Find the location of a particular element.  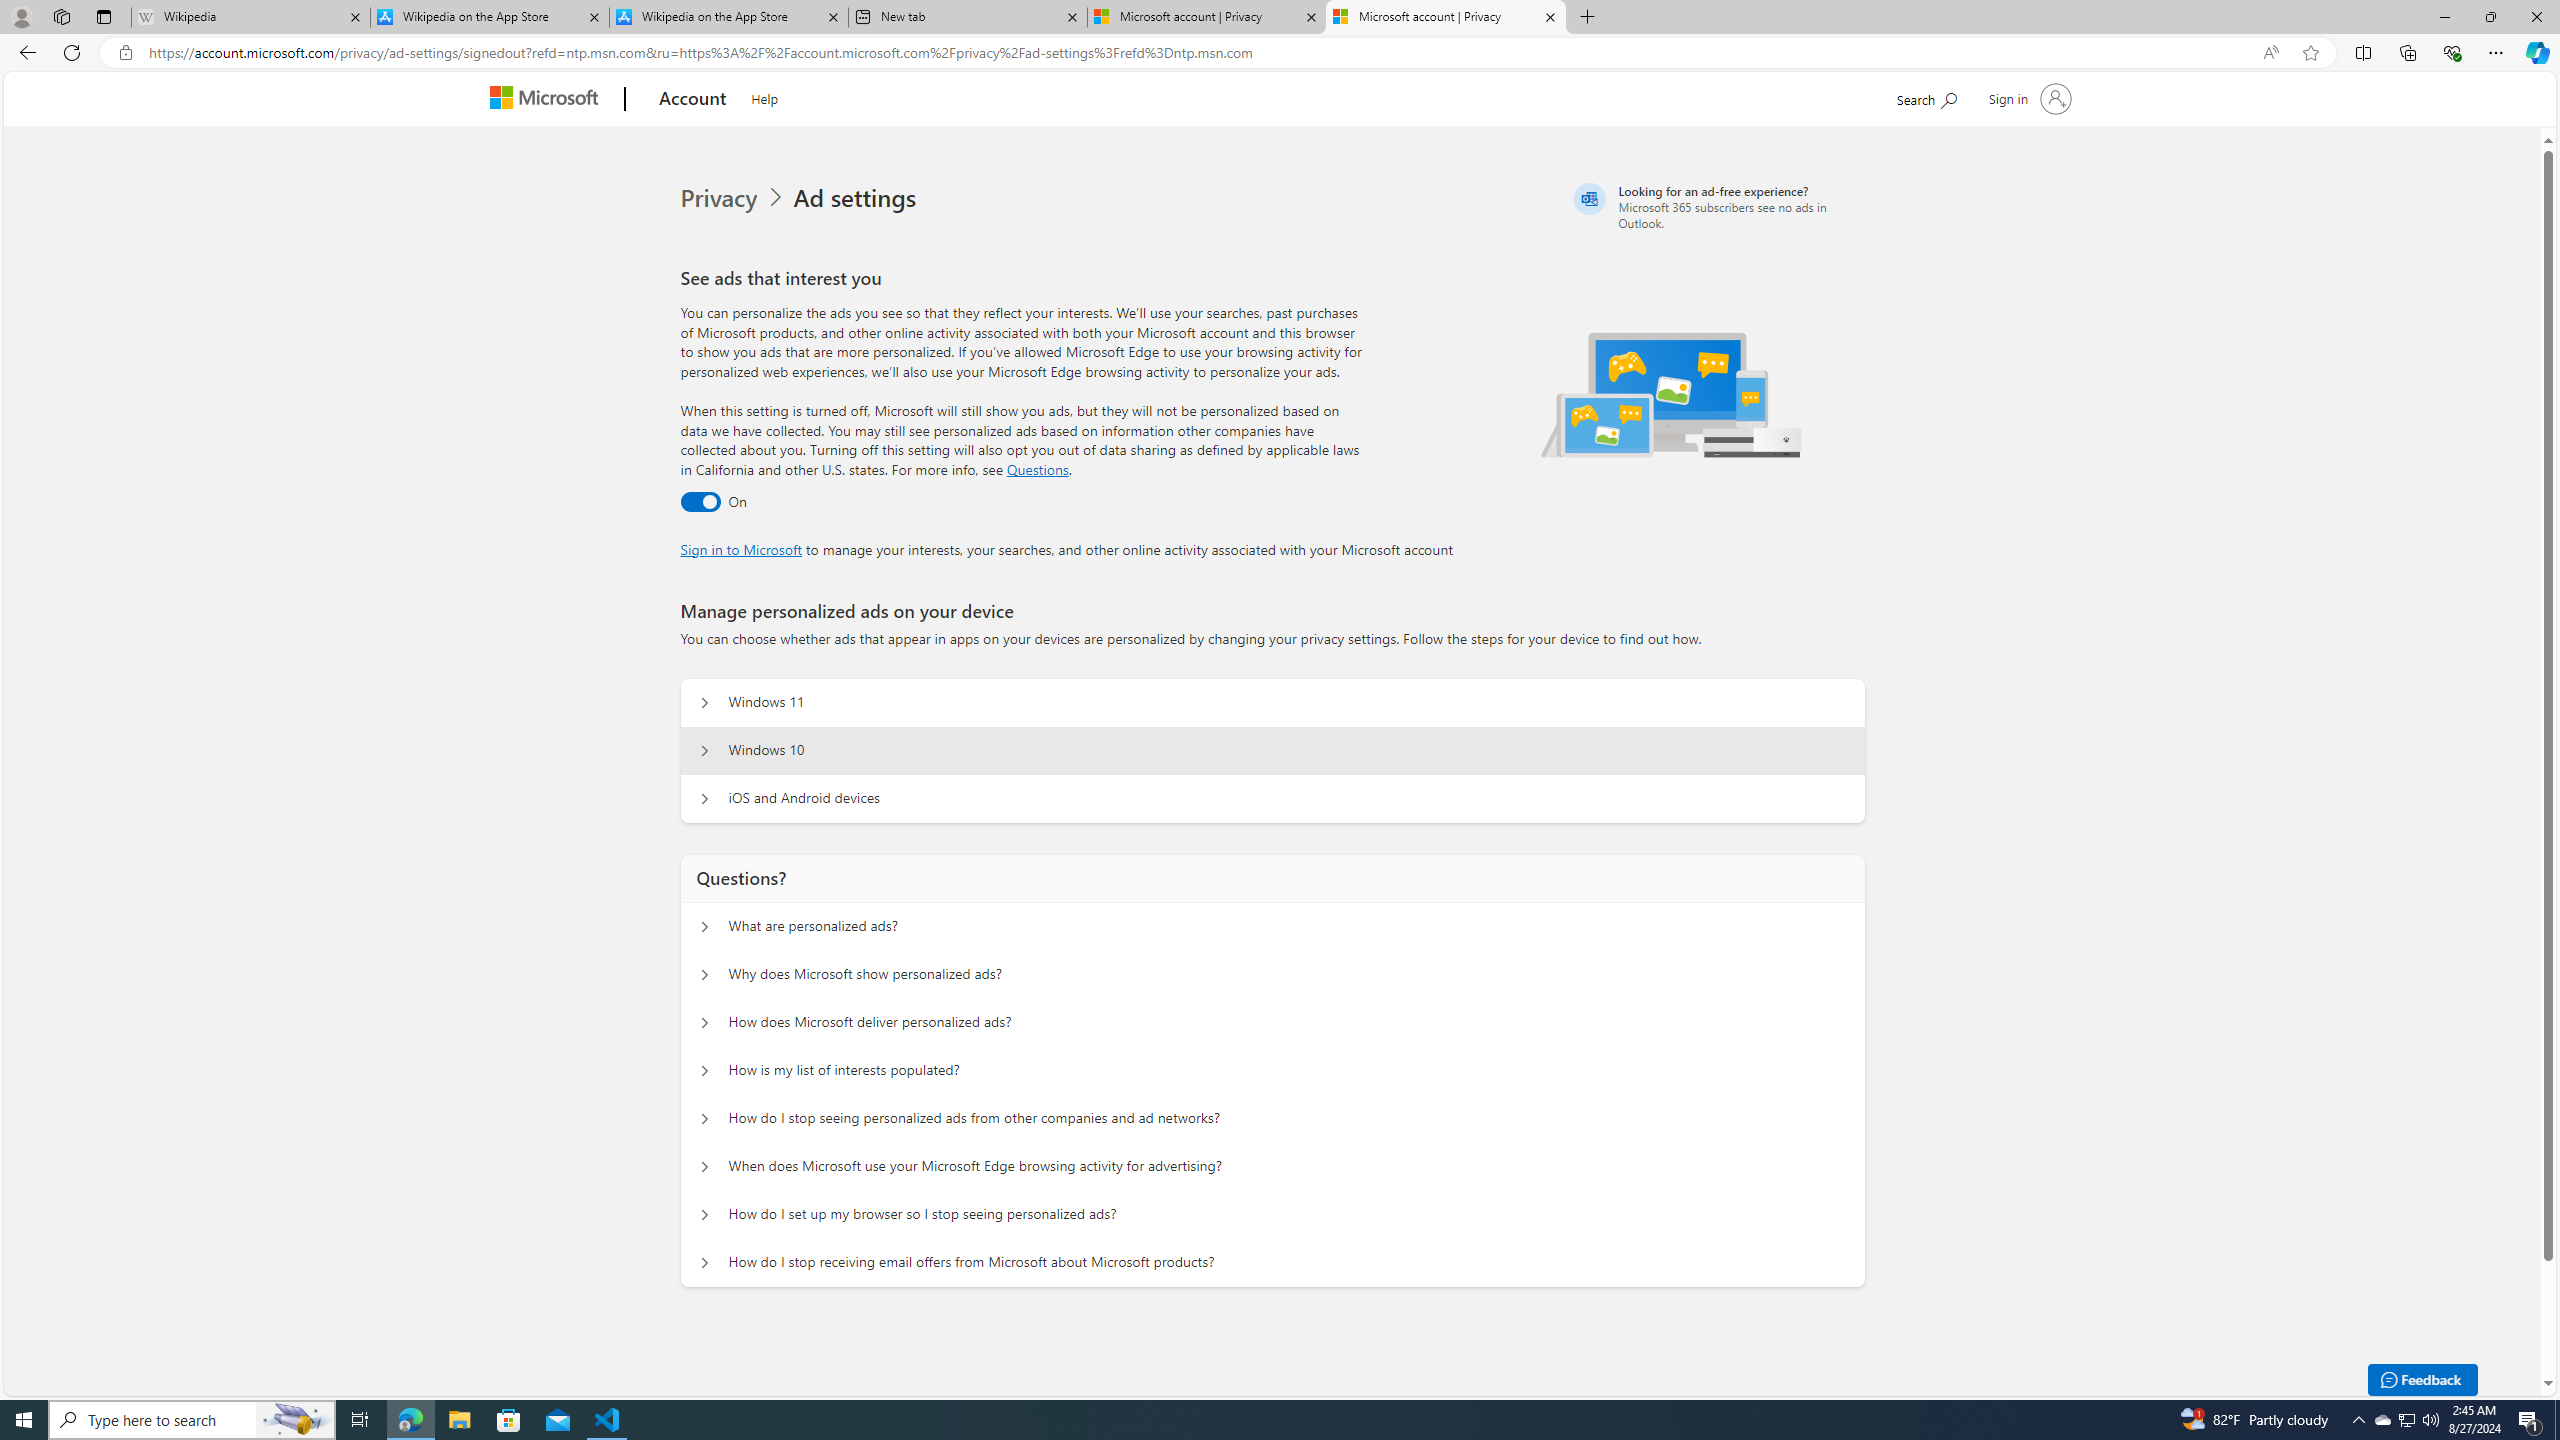

'Sign in to Microsoft' is located at coordinates (741, 547).